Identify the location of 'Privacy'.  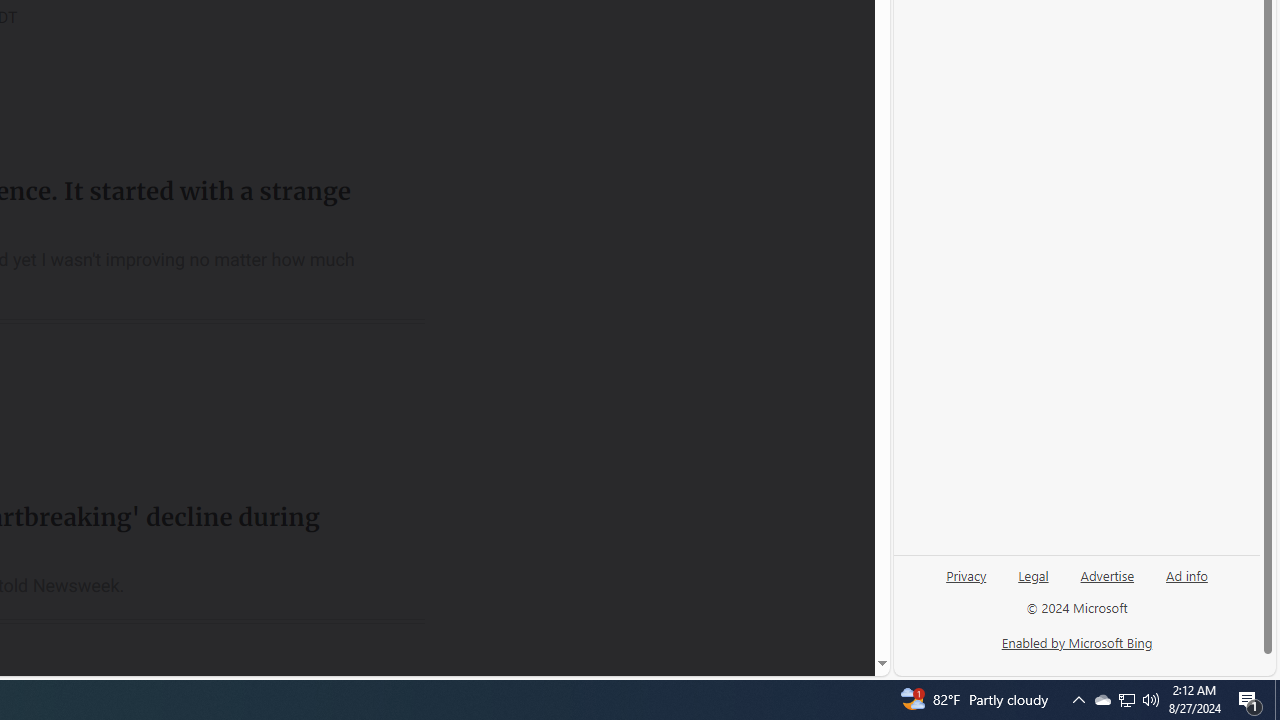
(966, 574).